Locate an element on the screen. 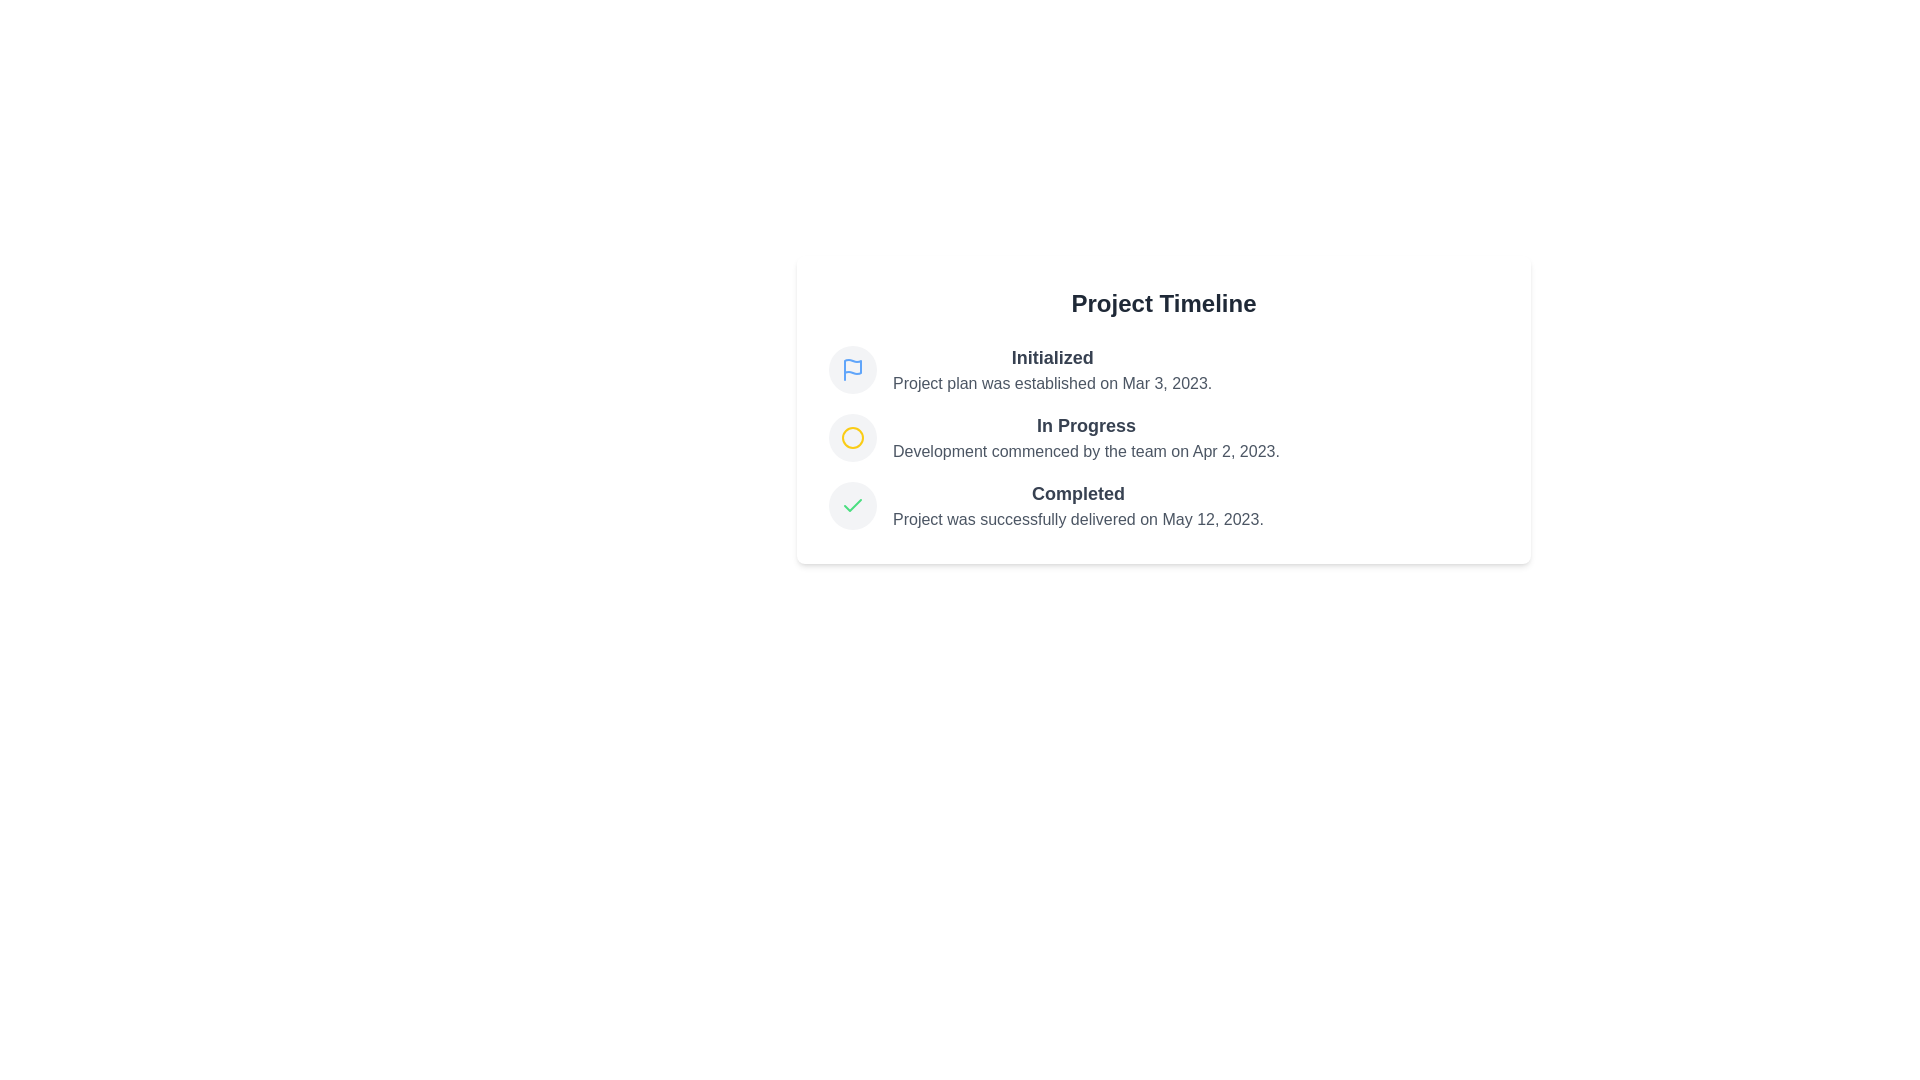 The width and height of the screenshot is (1920, 1080). the second item in the vertical timeline list that represents the progress state 'In Progress' is located at coordinates (1163, 437).